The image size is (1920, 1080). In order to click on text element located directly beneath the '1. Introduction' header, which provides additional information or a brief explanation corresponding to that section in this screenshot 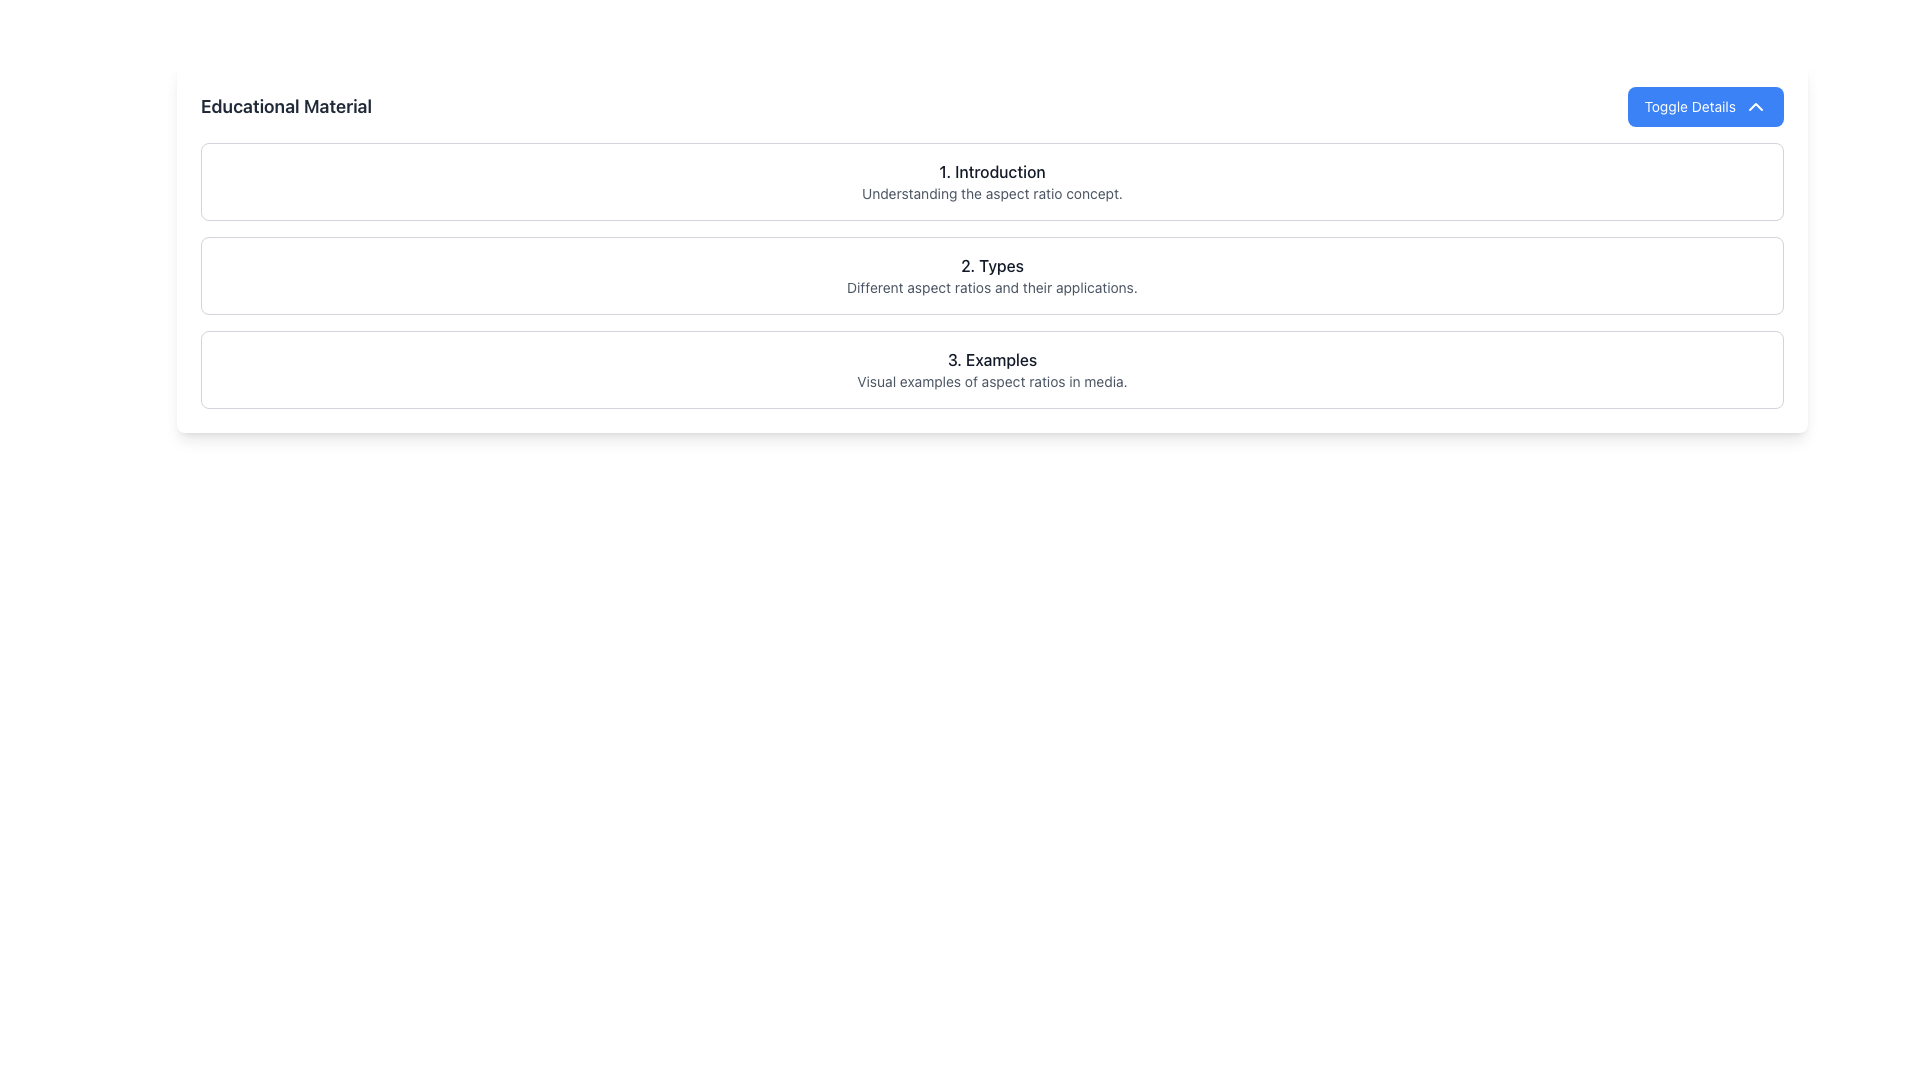, I will do `click(992, 193)`.